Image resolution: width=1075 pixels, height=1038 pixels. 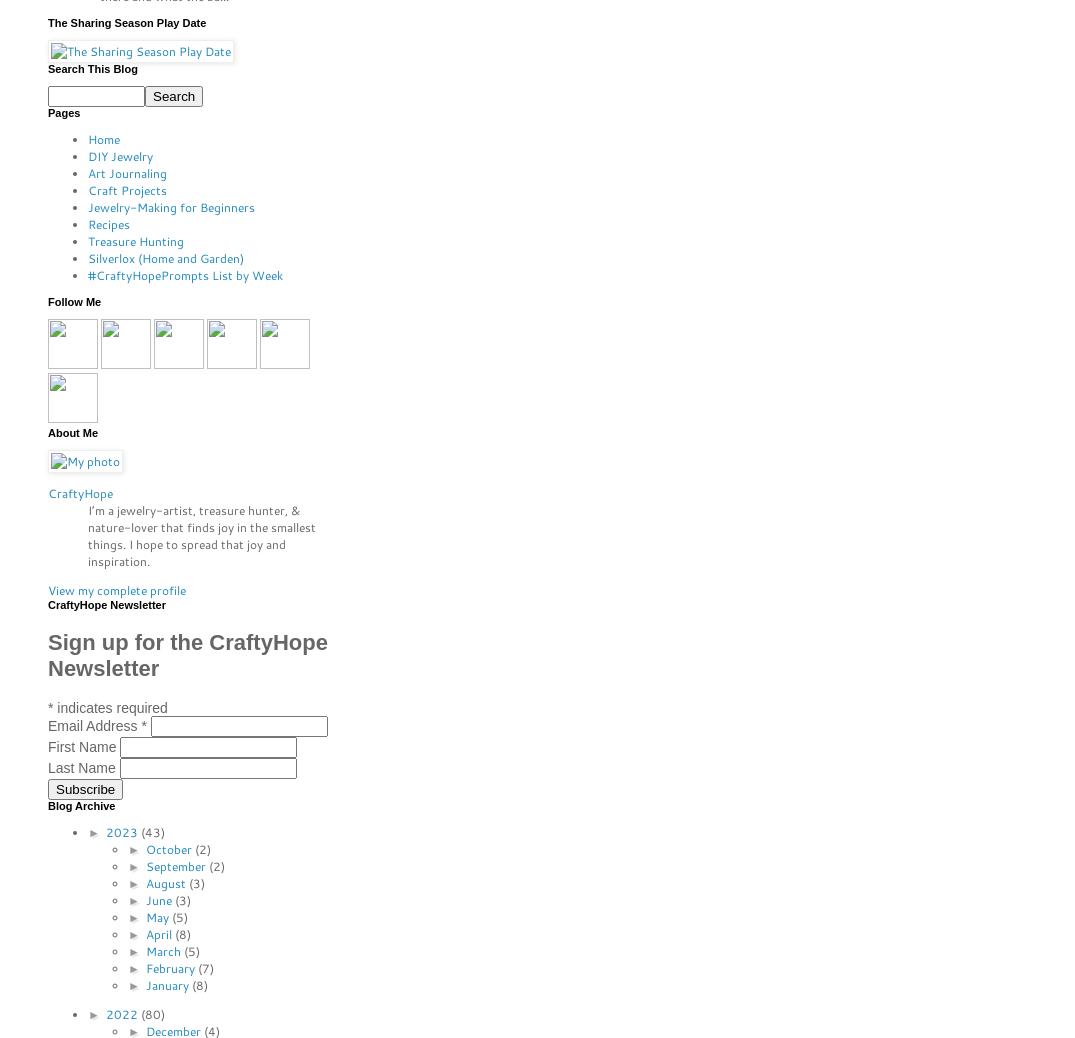 What do you see at coordinates (81, 804) in the screenshot?
I see `'Blog Archive'` at bounding box center [81, 804].